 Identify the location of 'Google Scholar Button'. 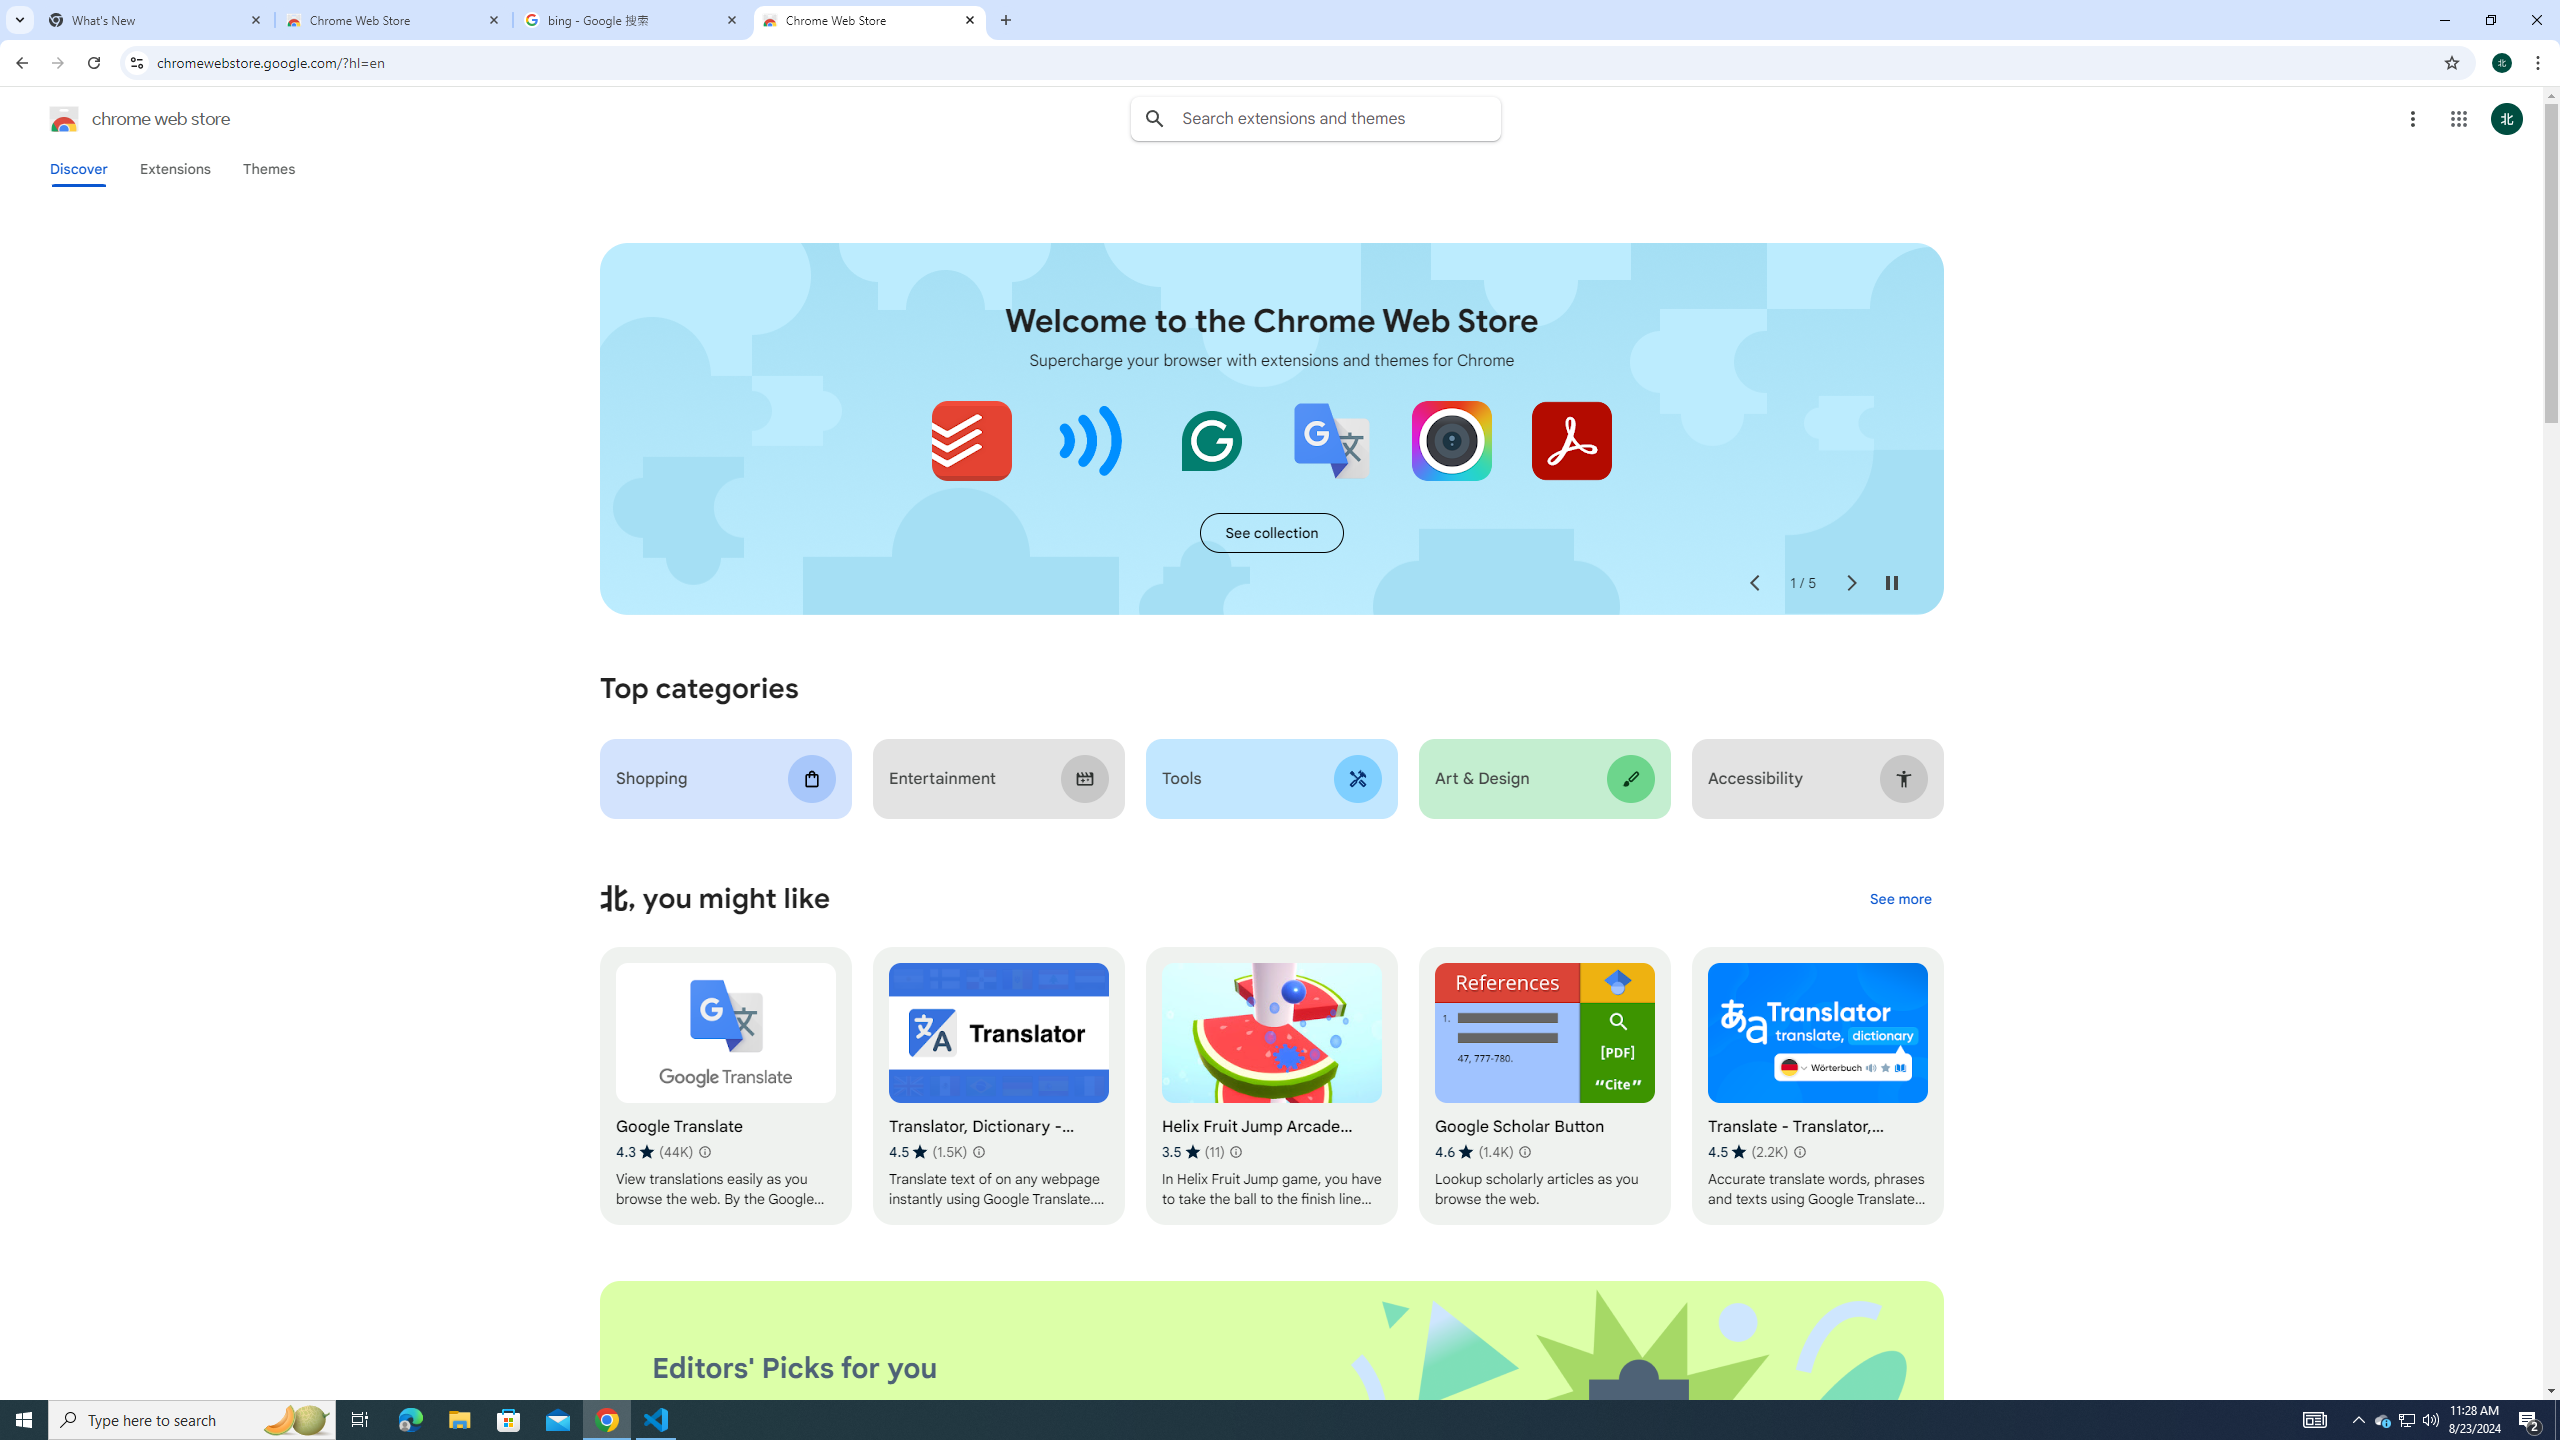
(1544, 1085).